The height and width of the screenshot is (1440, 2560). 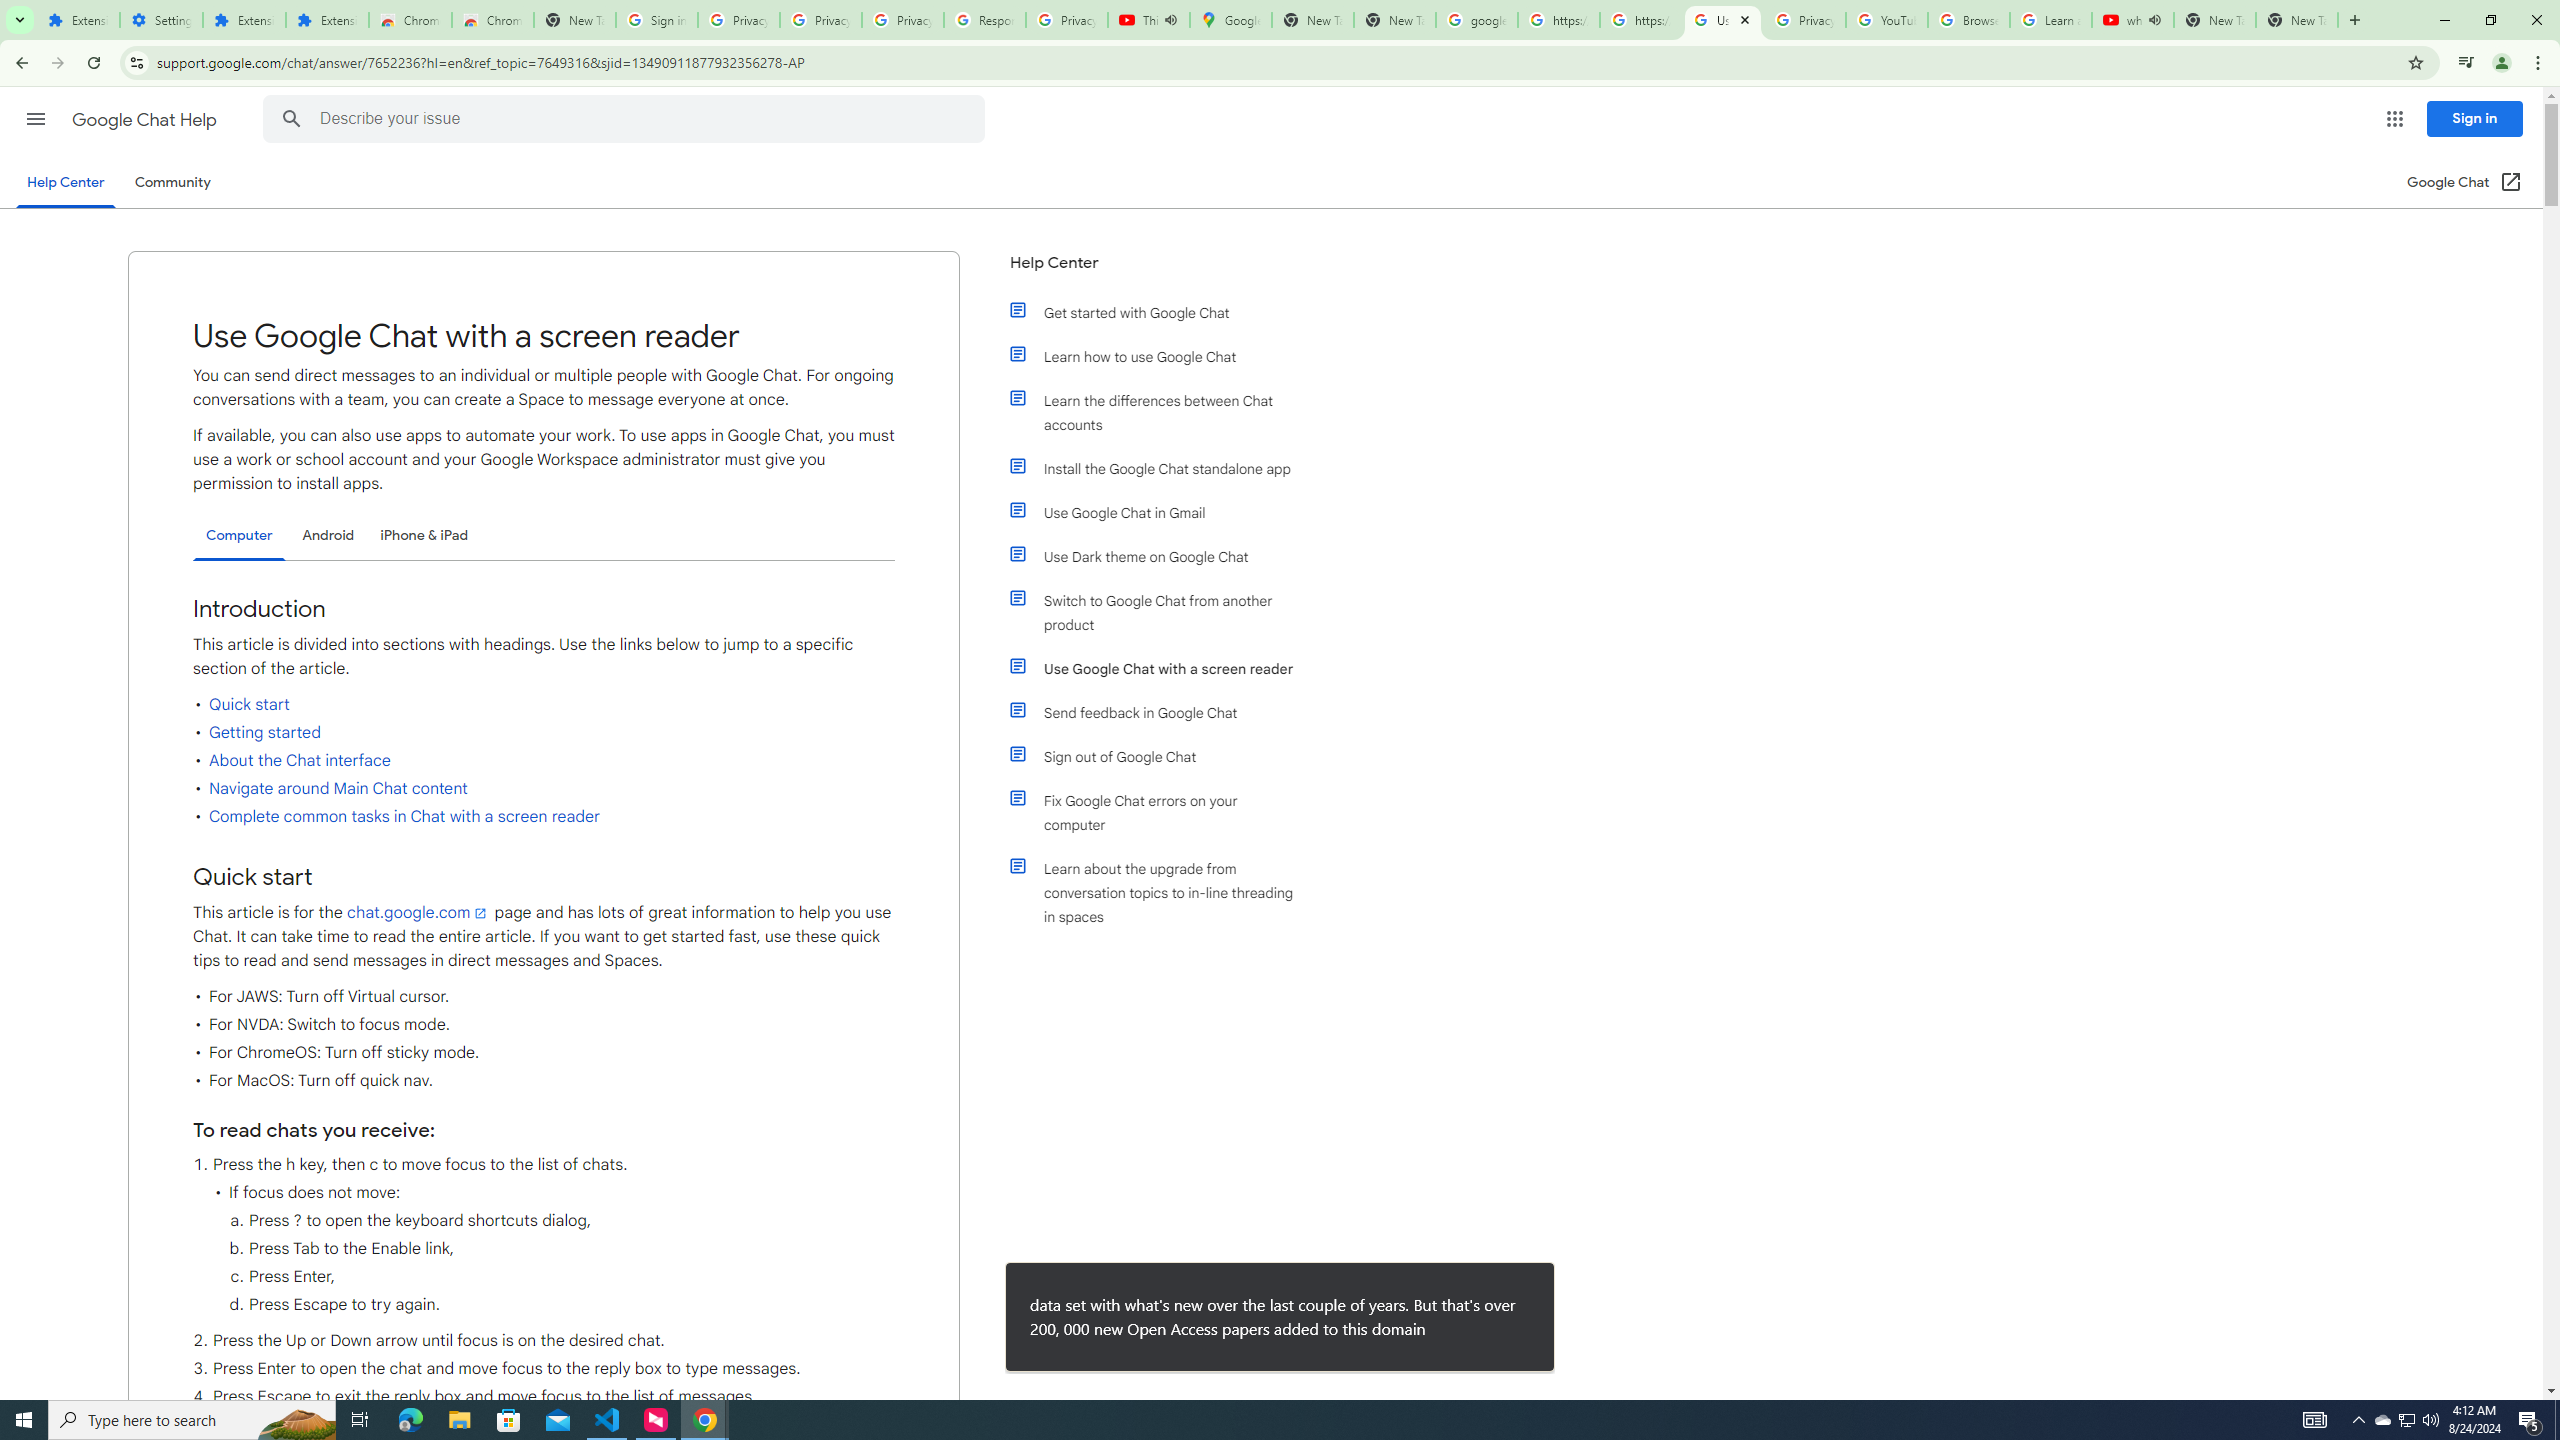 I want to click on 'Quick start', so click(x=248, y=704).